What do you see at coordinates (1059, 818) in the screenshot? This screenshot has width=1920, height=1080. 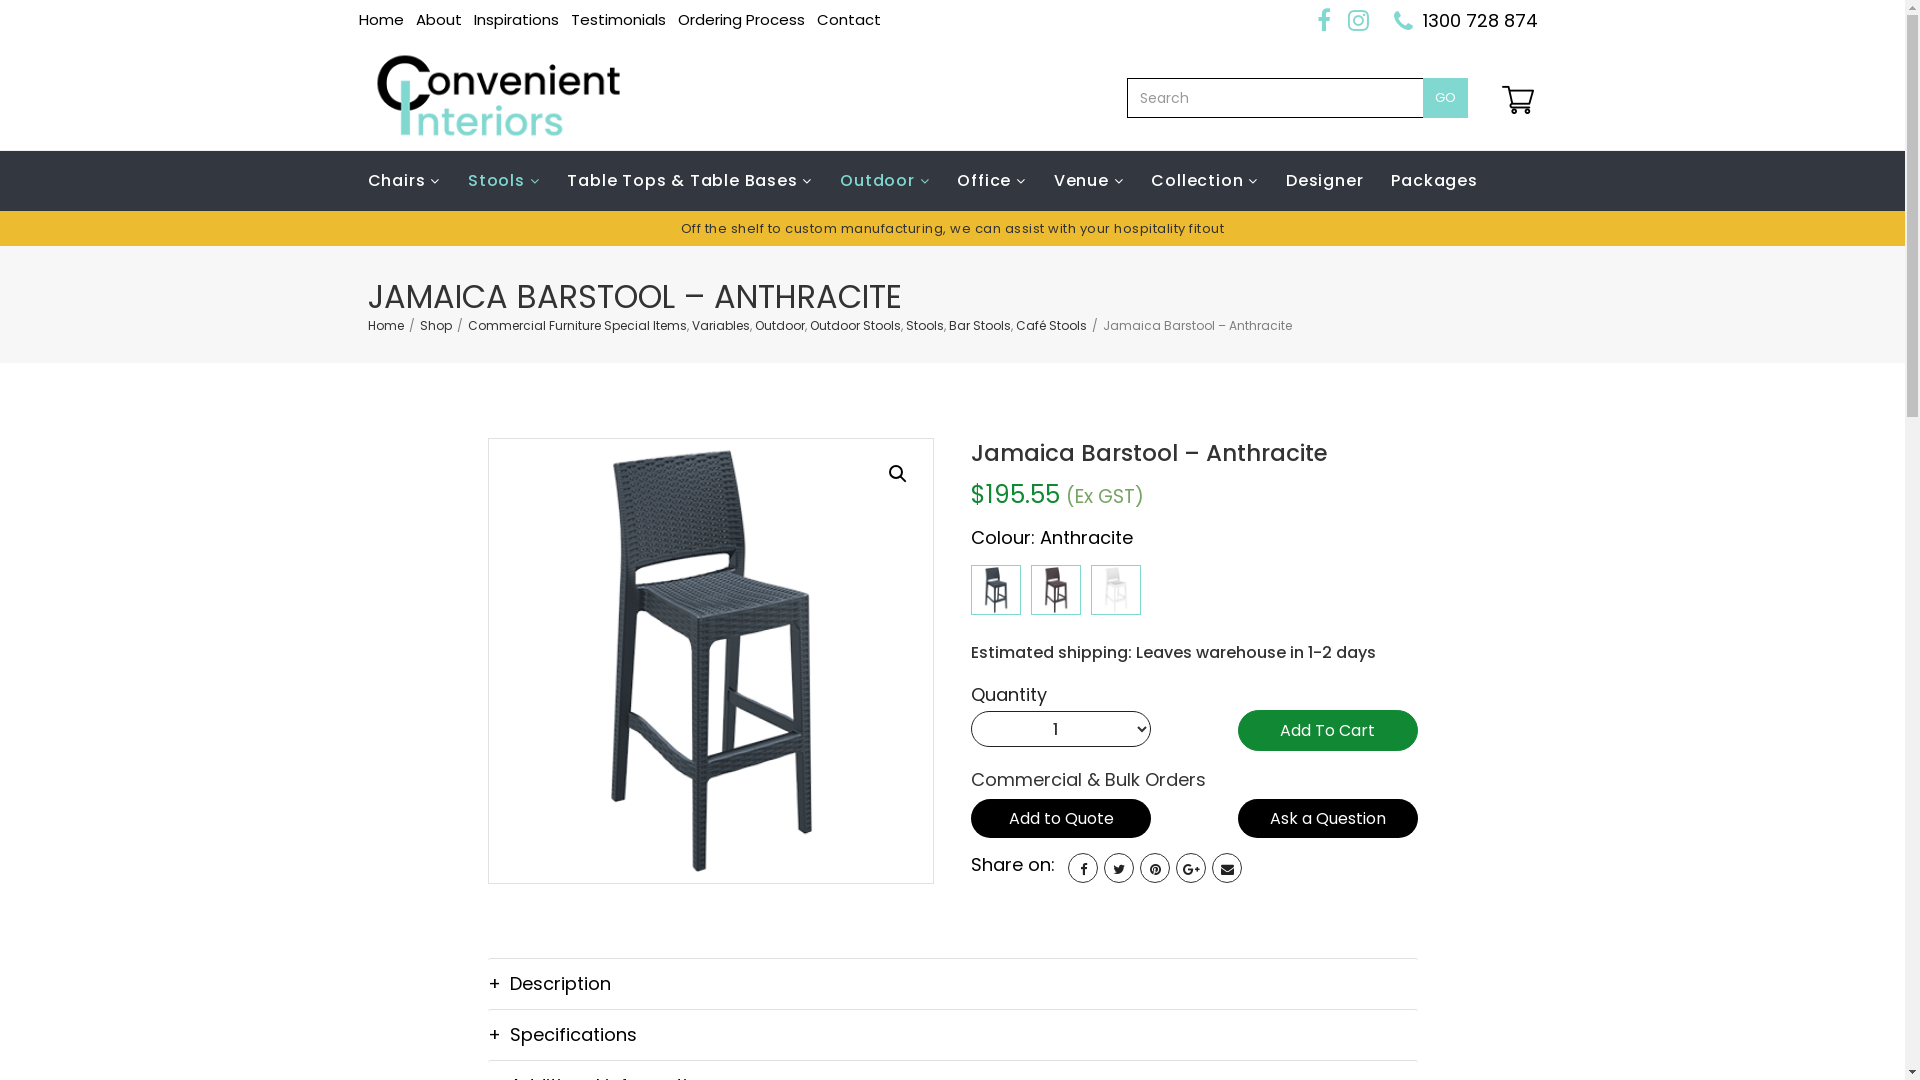 I see `'Add to Quote'` at bounding box center [1059, 818].